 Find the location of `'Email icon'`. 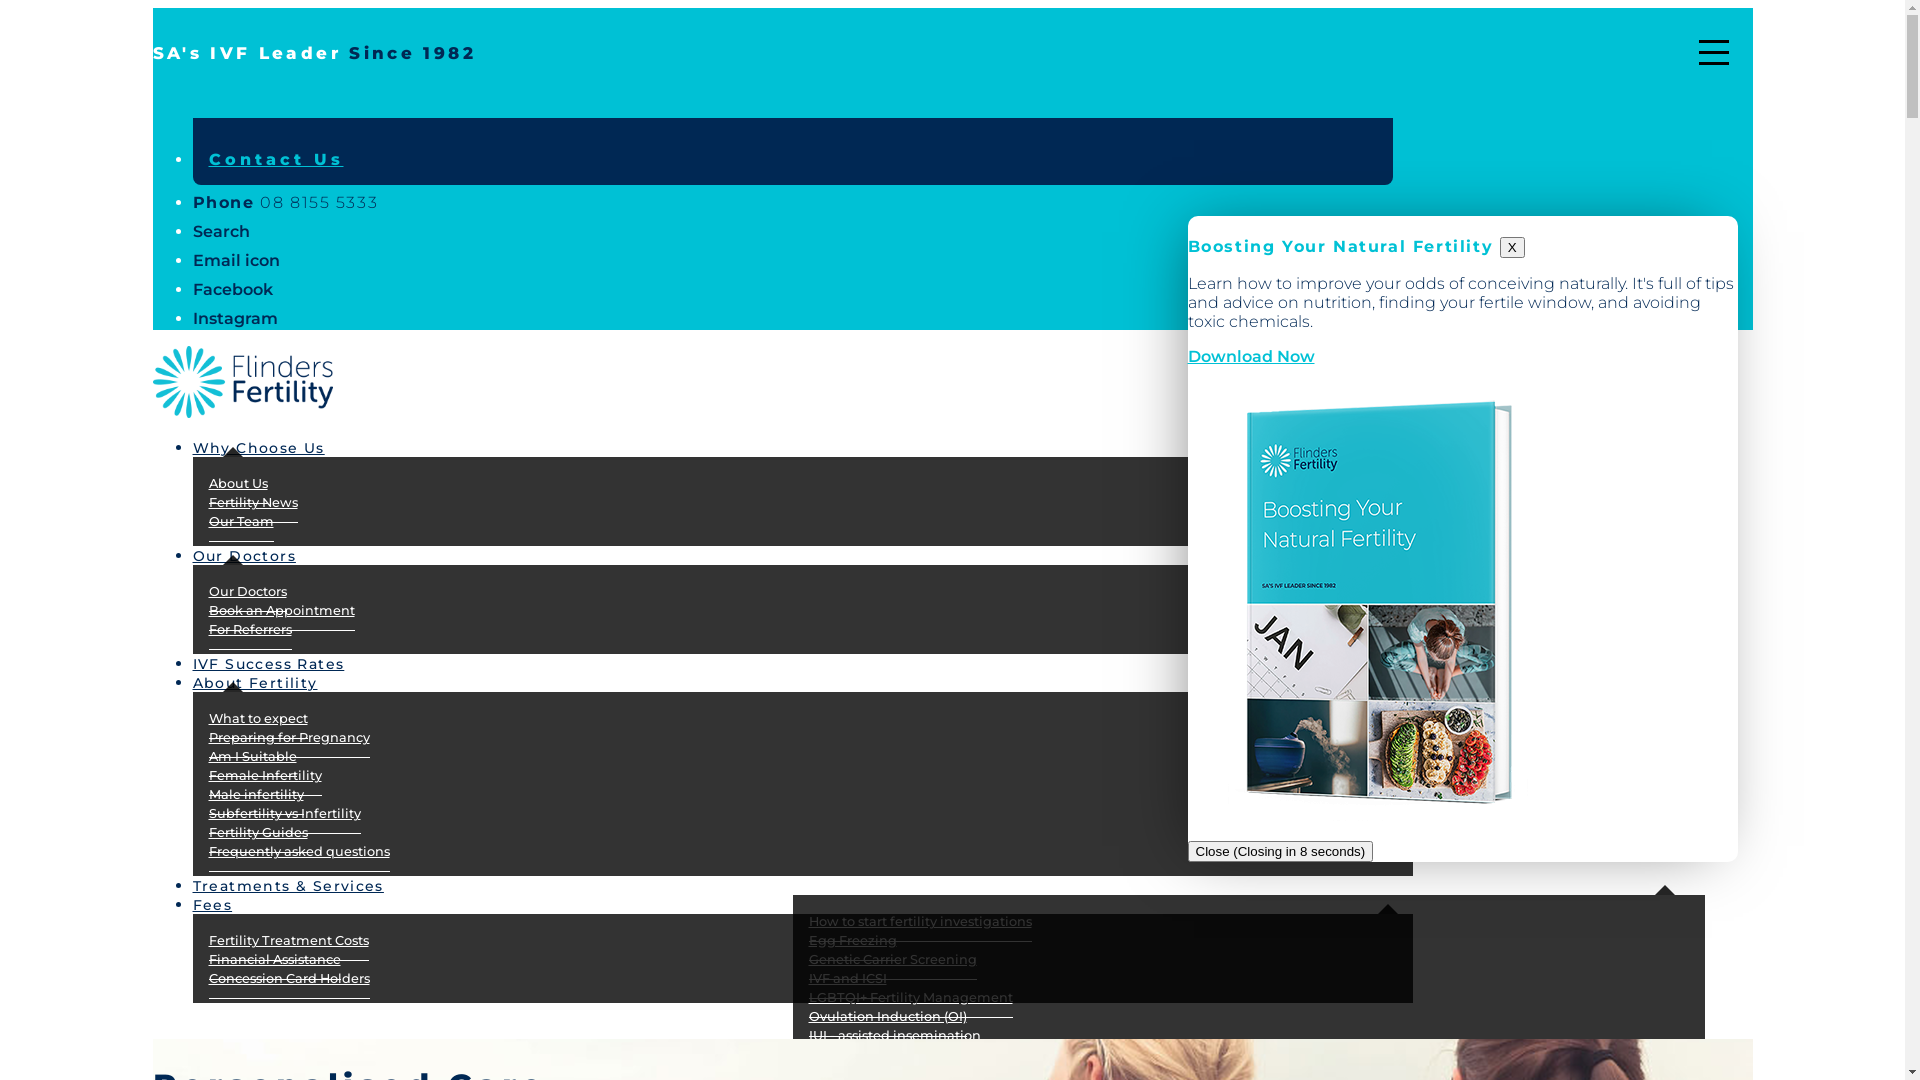

'Email icon' is located at coordinates (235, 259).